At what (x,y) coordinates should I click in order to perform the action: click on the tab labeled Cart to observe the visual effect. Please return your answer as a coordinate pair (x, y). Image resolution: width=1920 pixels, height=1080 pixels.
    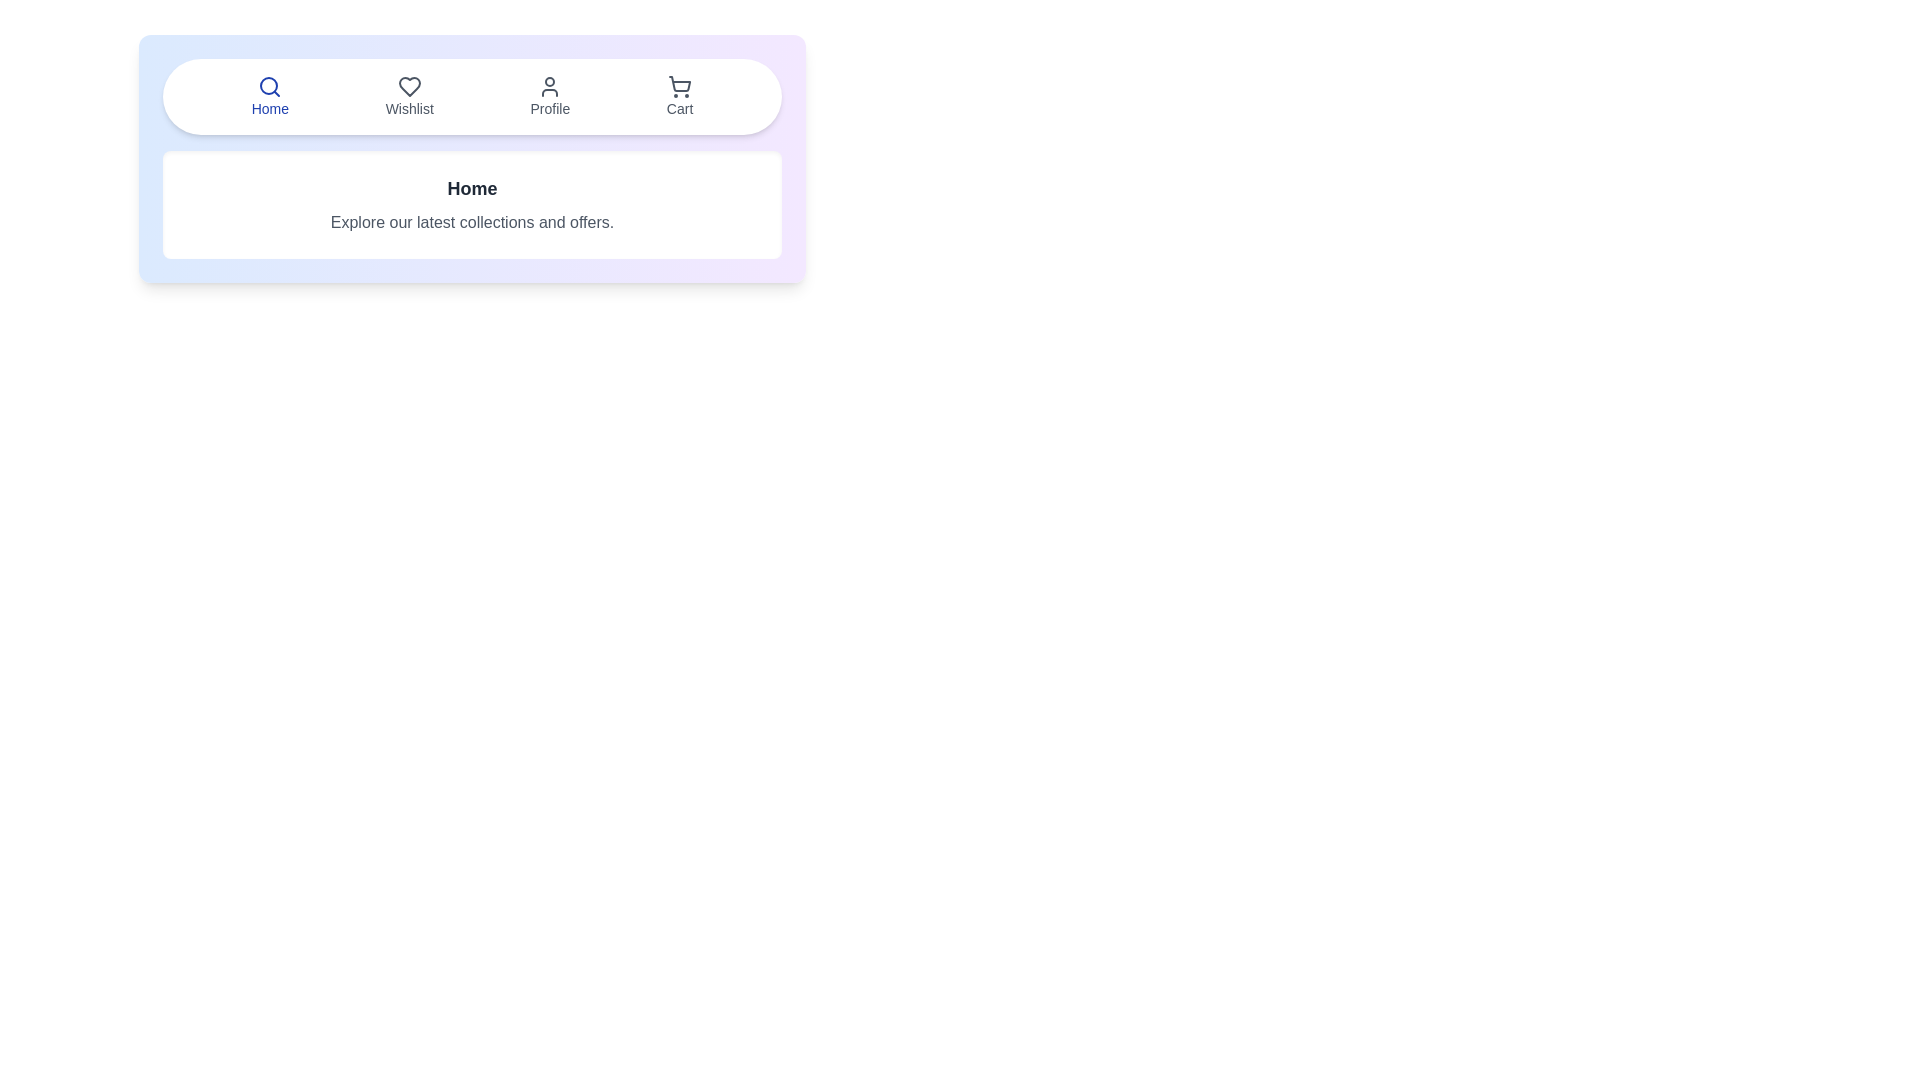
    Looking at the image, I should click on (680, 96).